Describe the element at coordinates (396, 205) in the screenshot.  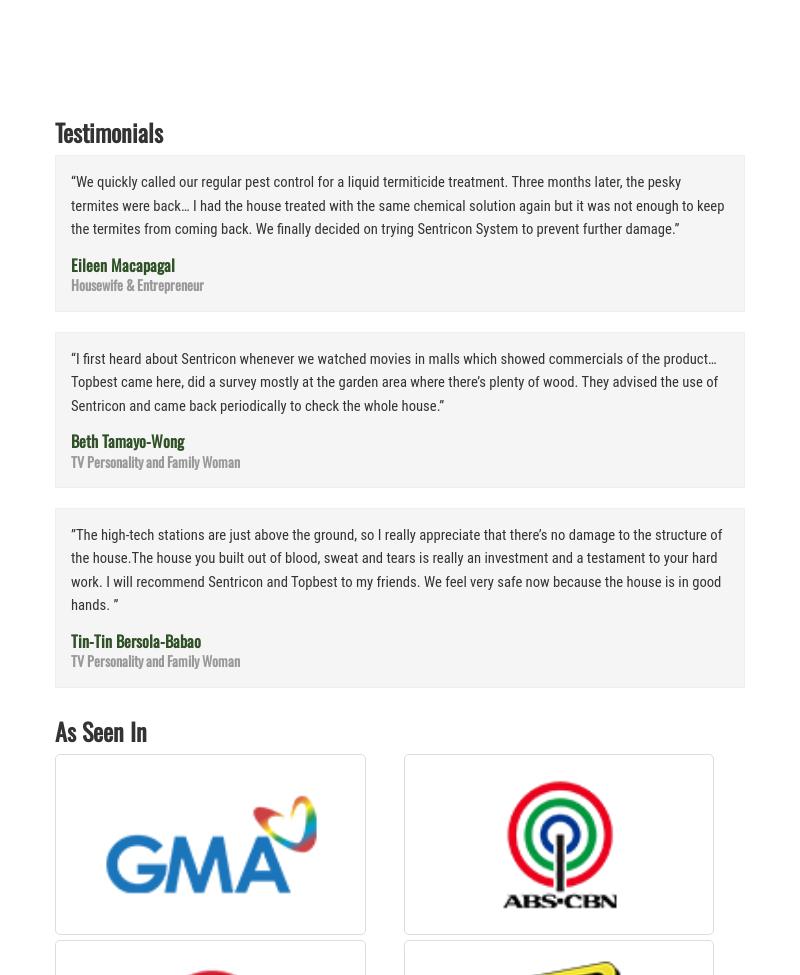
I see `'“We quickly called our regular pest control for a liquid termiticide treatment. Three months later, the pesky termites were back… I had the house treated with the same chemical solution again but it was not enough to keep the termites from coming back. We finally decided on trying Sentricon System to prevent further damage.”'` at that location.